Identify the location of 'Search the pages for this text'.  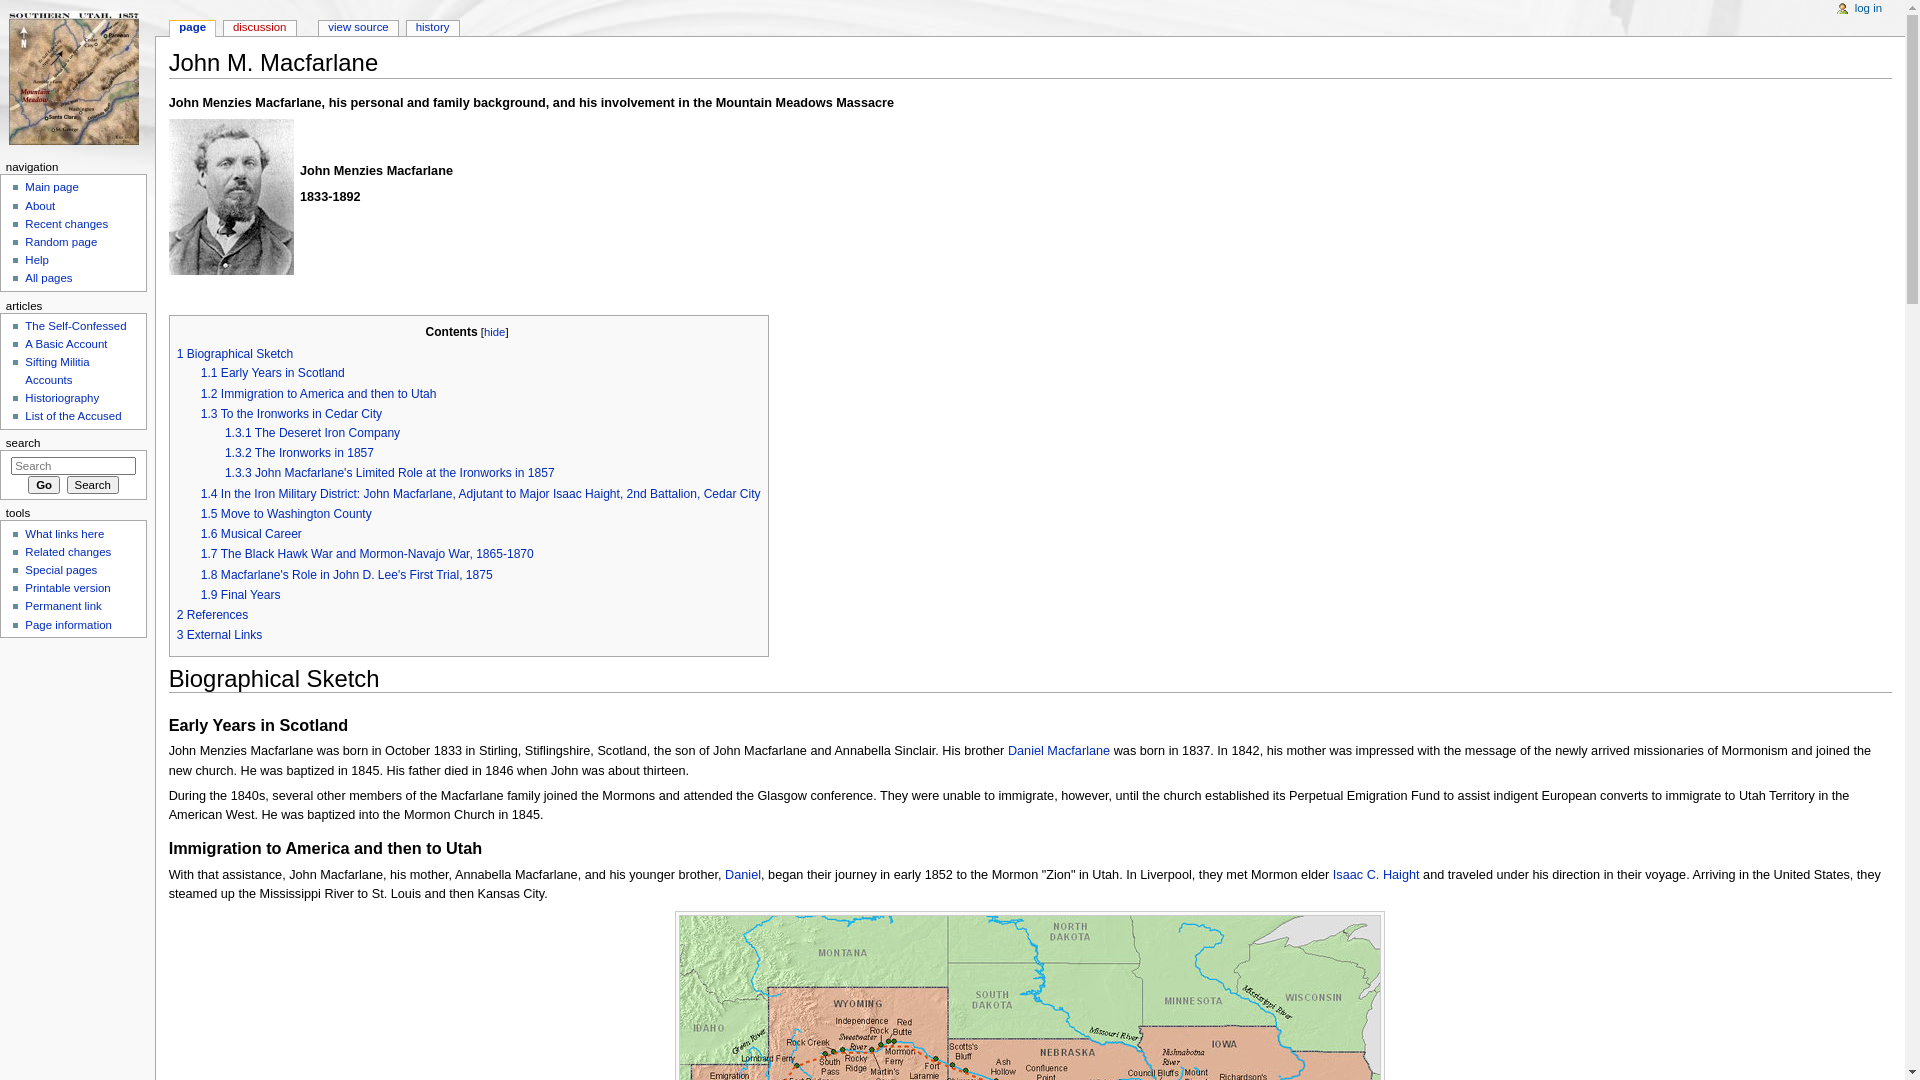
(91, 485).